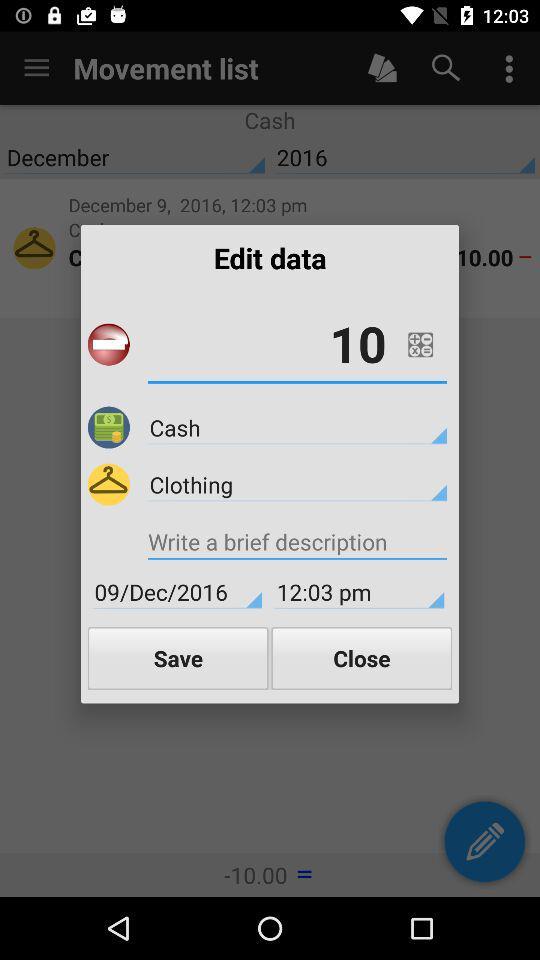 The width and height of the screenshot is (540, 960). What do you see at coordinates (296, 344) in the screenshot?
I see `10 icon` at bounding box center [296, 344].